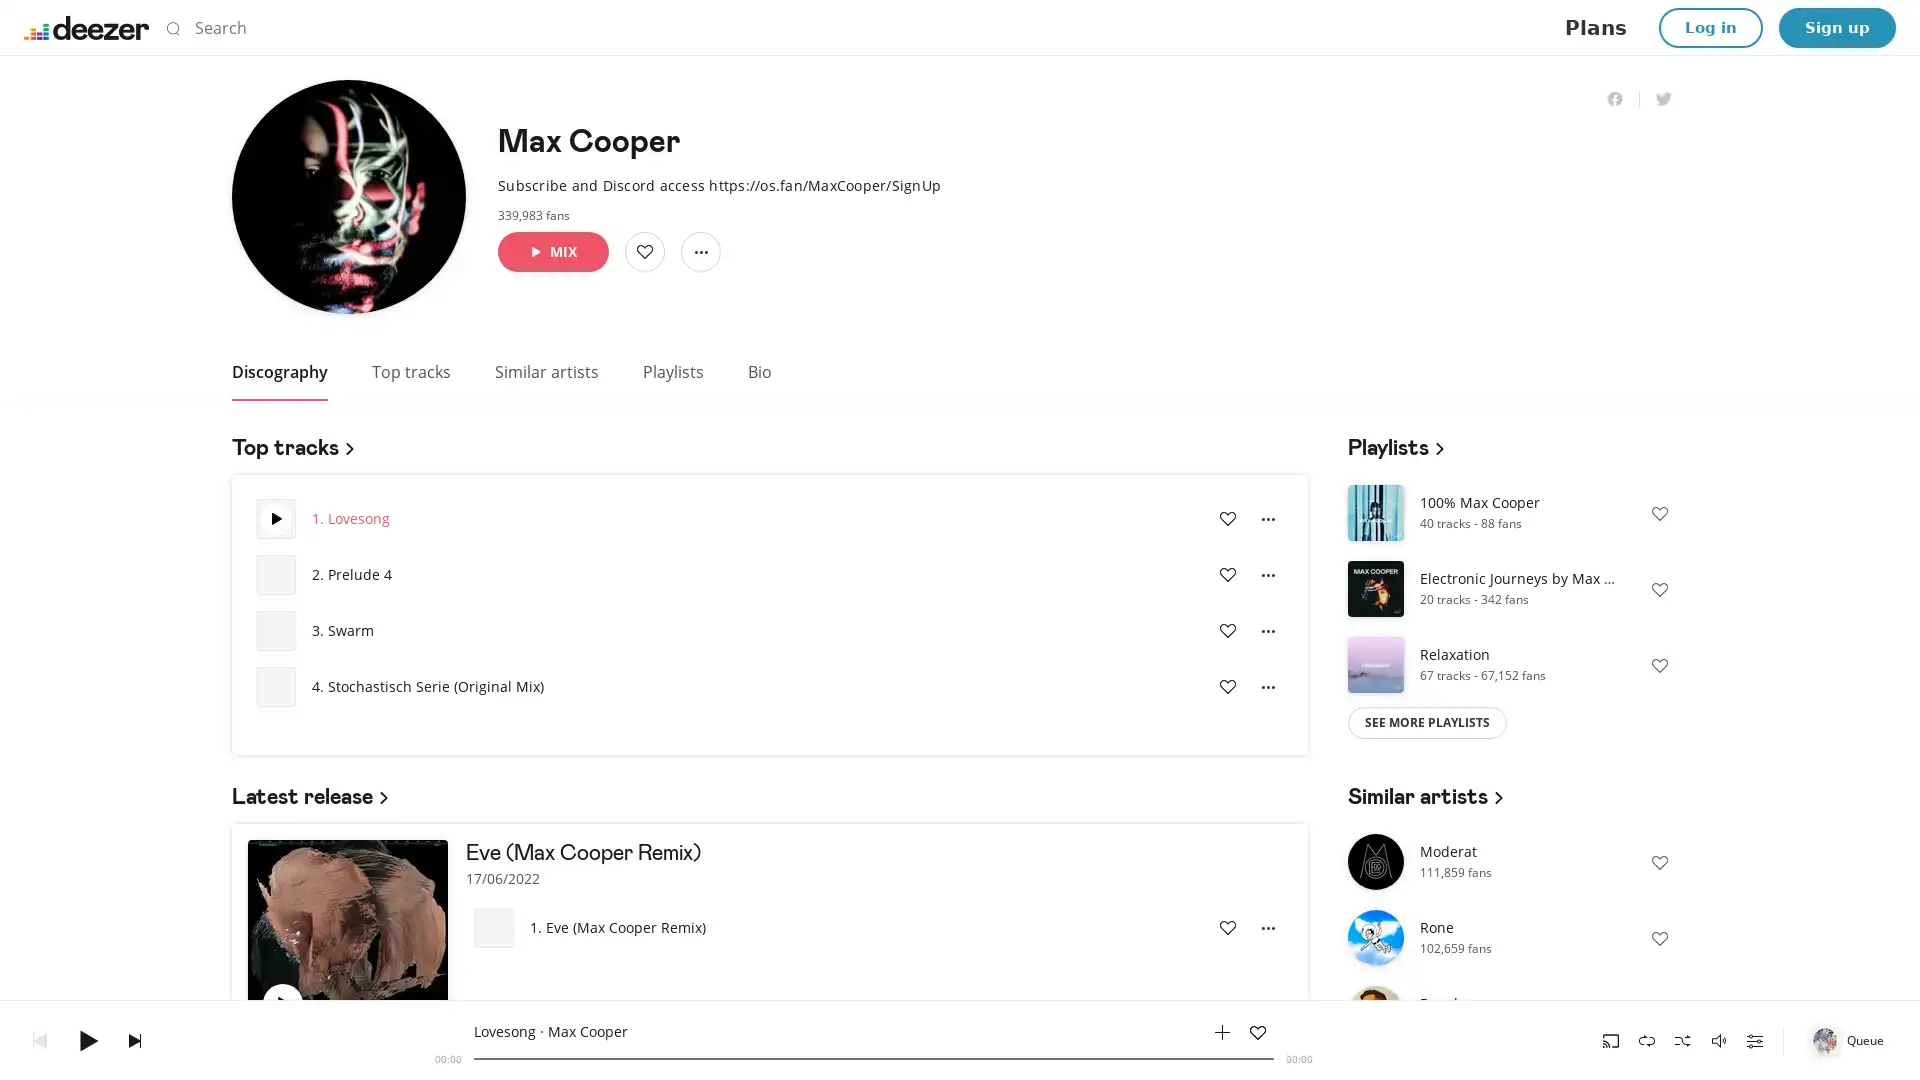 Image resolution: width=1920 pixels, height=1080 pixels. I want to click on Play Swarm by Max Cooper, so click(274, 631).